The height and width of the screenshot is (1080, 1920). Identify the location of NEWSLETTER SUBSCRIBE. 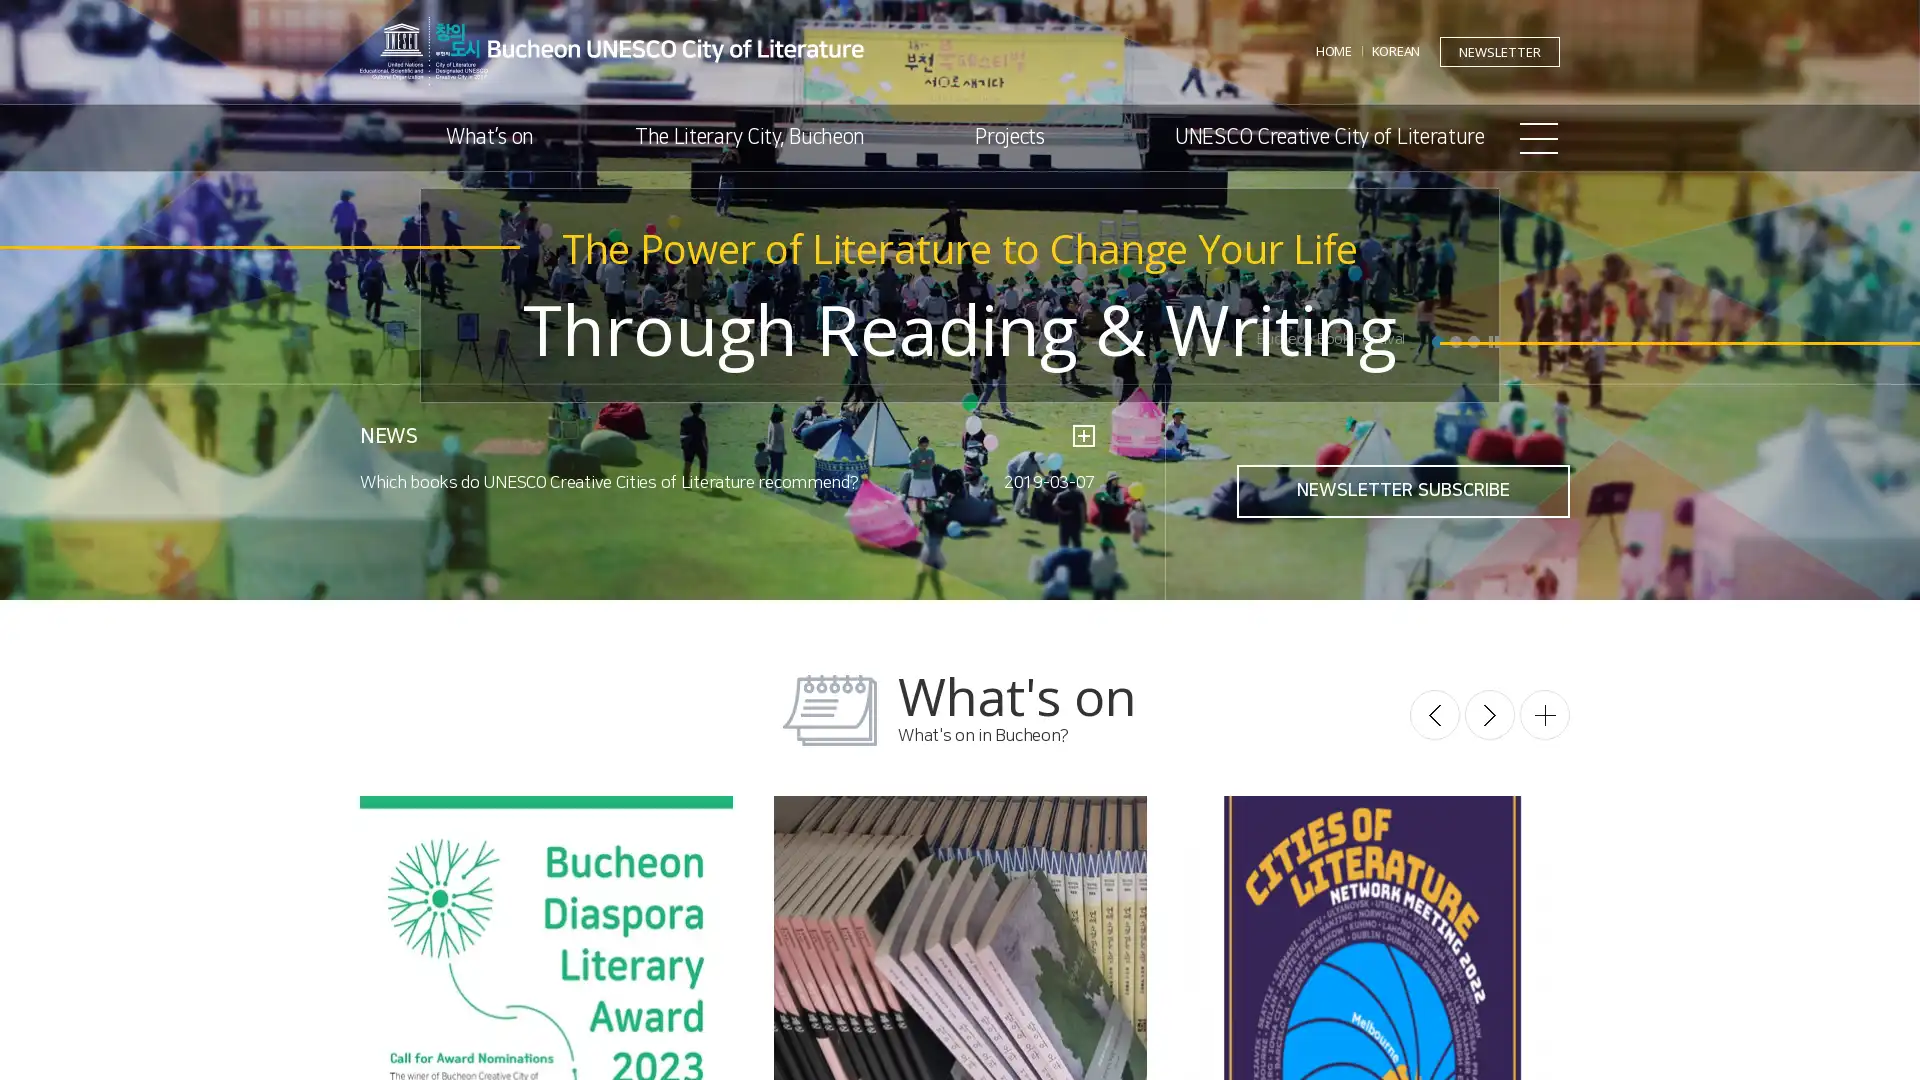
(1402, 491).